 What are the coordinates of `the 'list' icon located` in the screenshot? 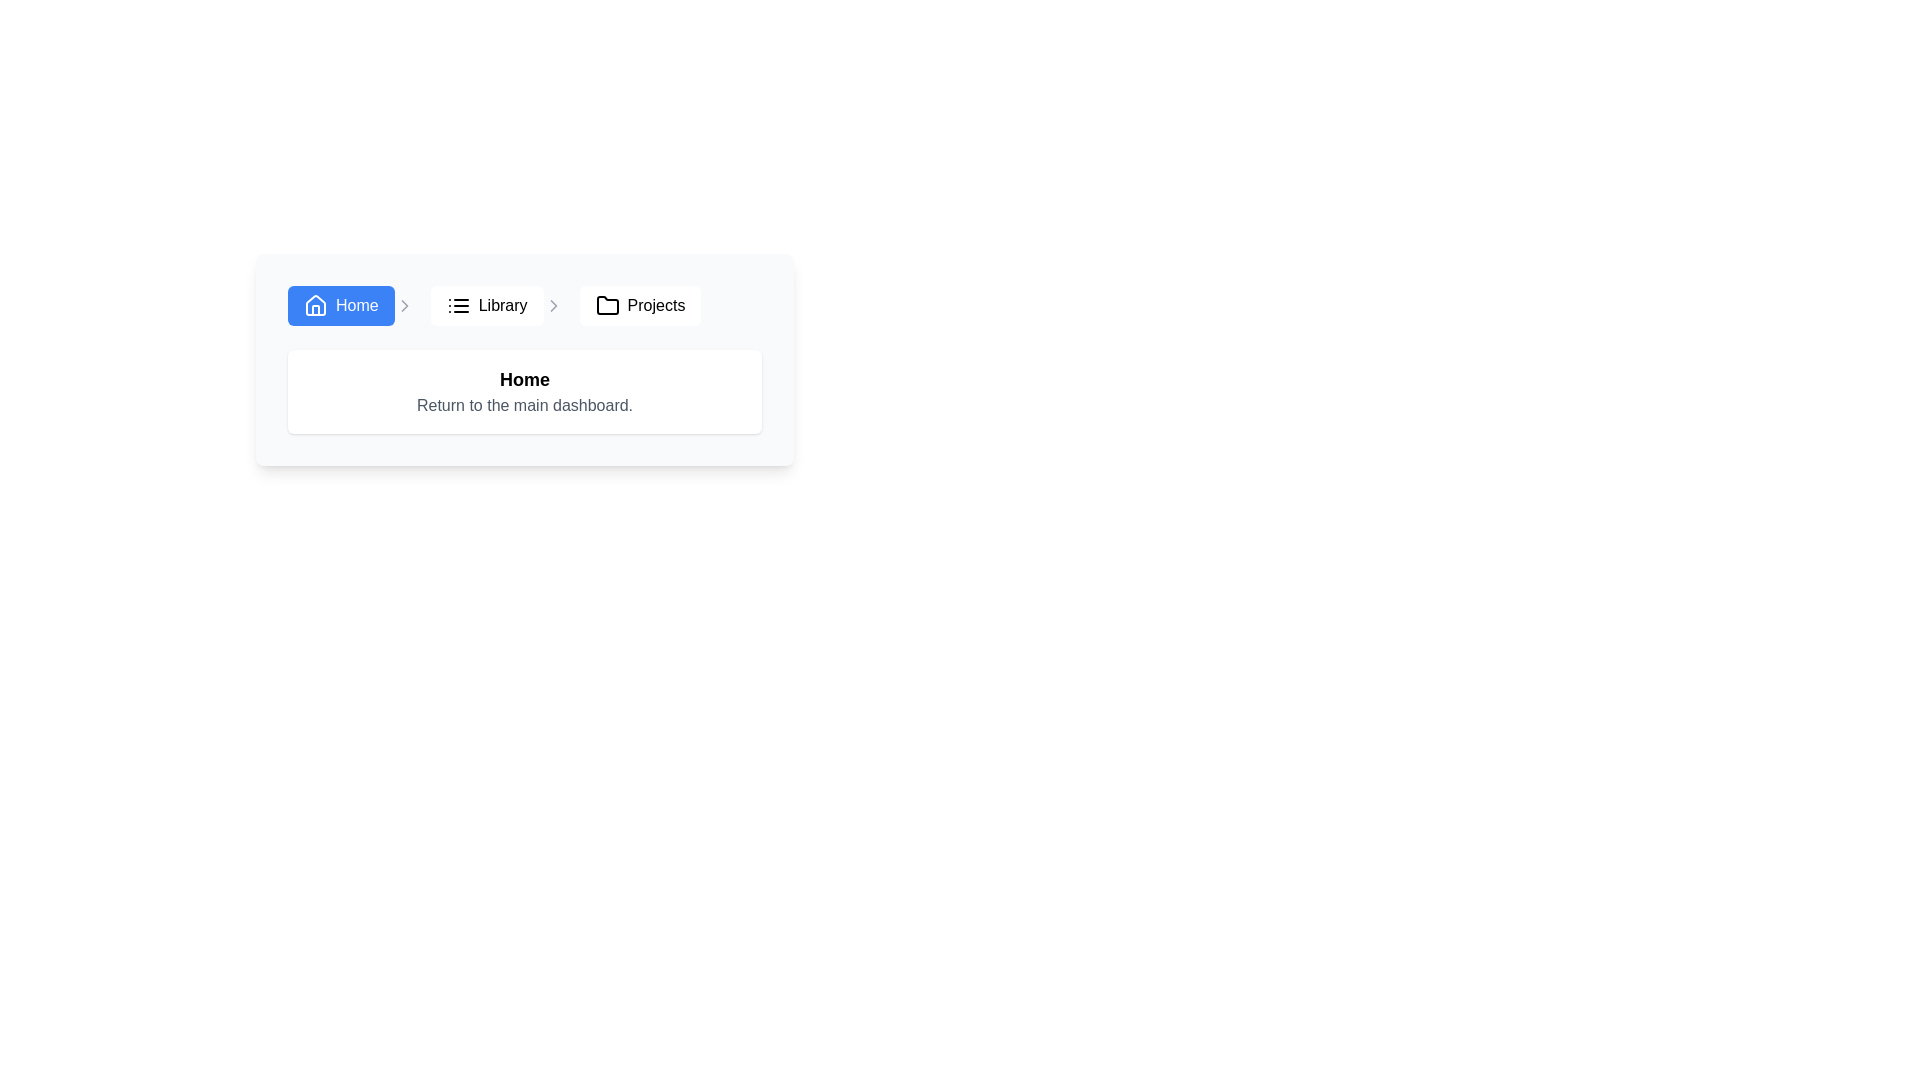 It's located at (457, 305).